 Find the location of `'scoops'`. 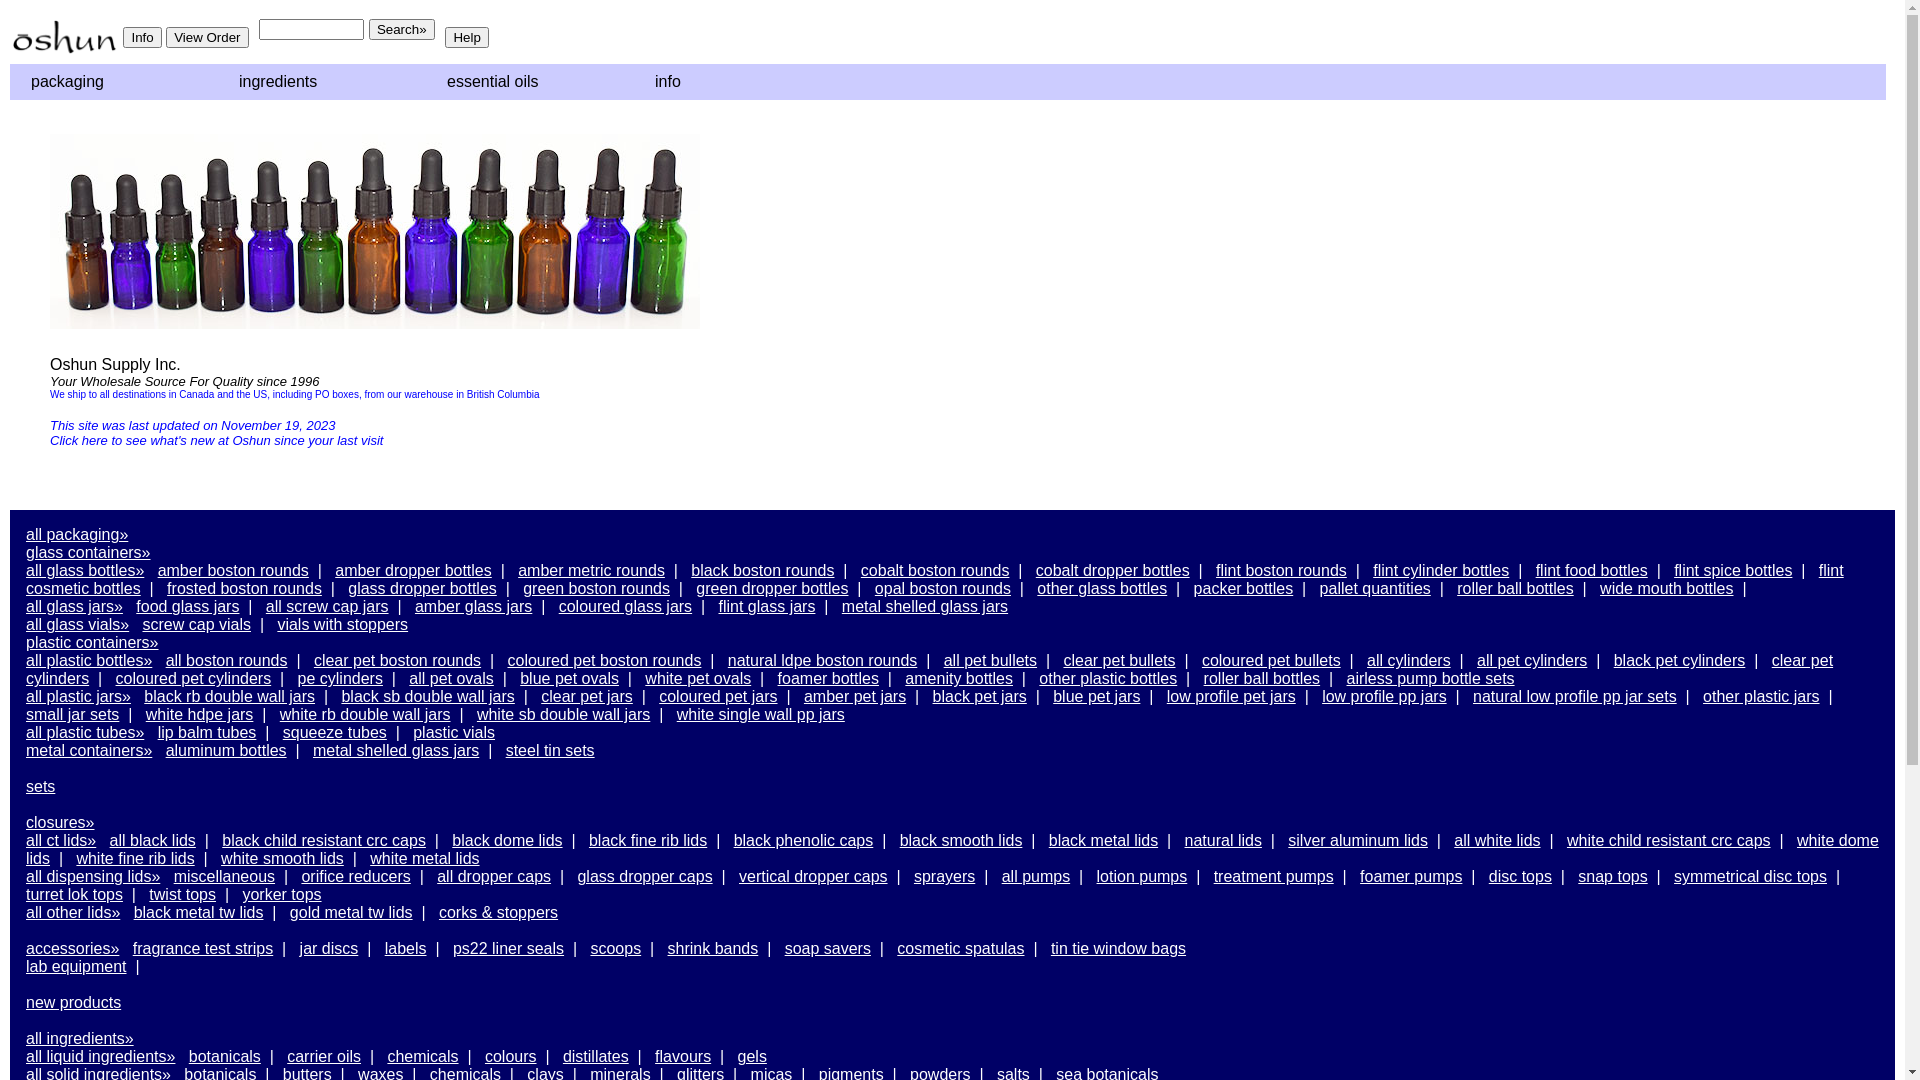

'scoops' is located at coordinates (614, 947).